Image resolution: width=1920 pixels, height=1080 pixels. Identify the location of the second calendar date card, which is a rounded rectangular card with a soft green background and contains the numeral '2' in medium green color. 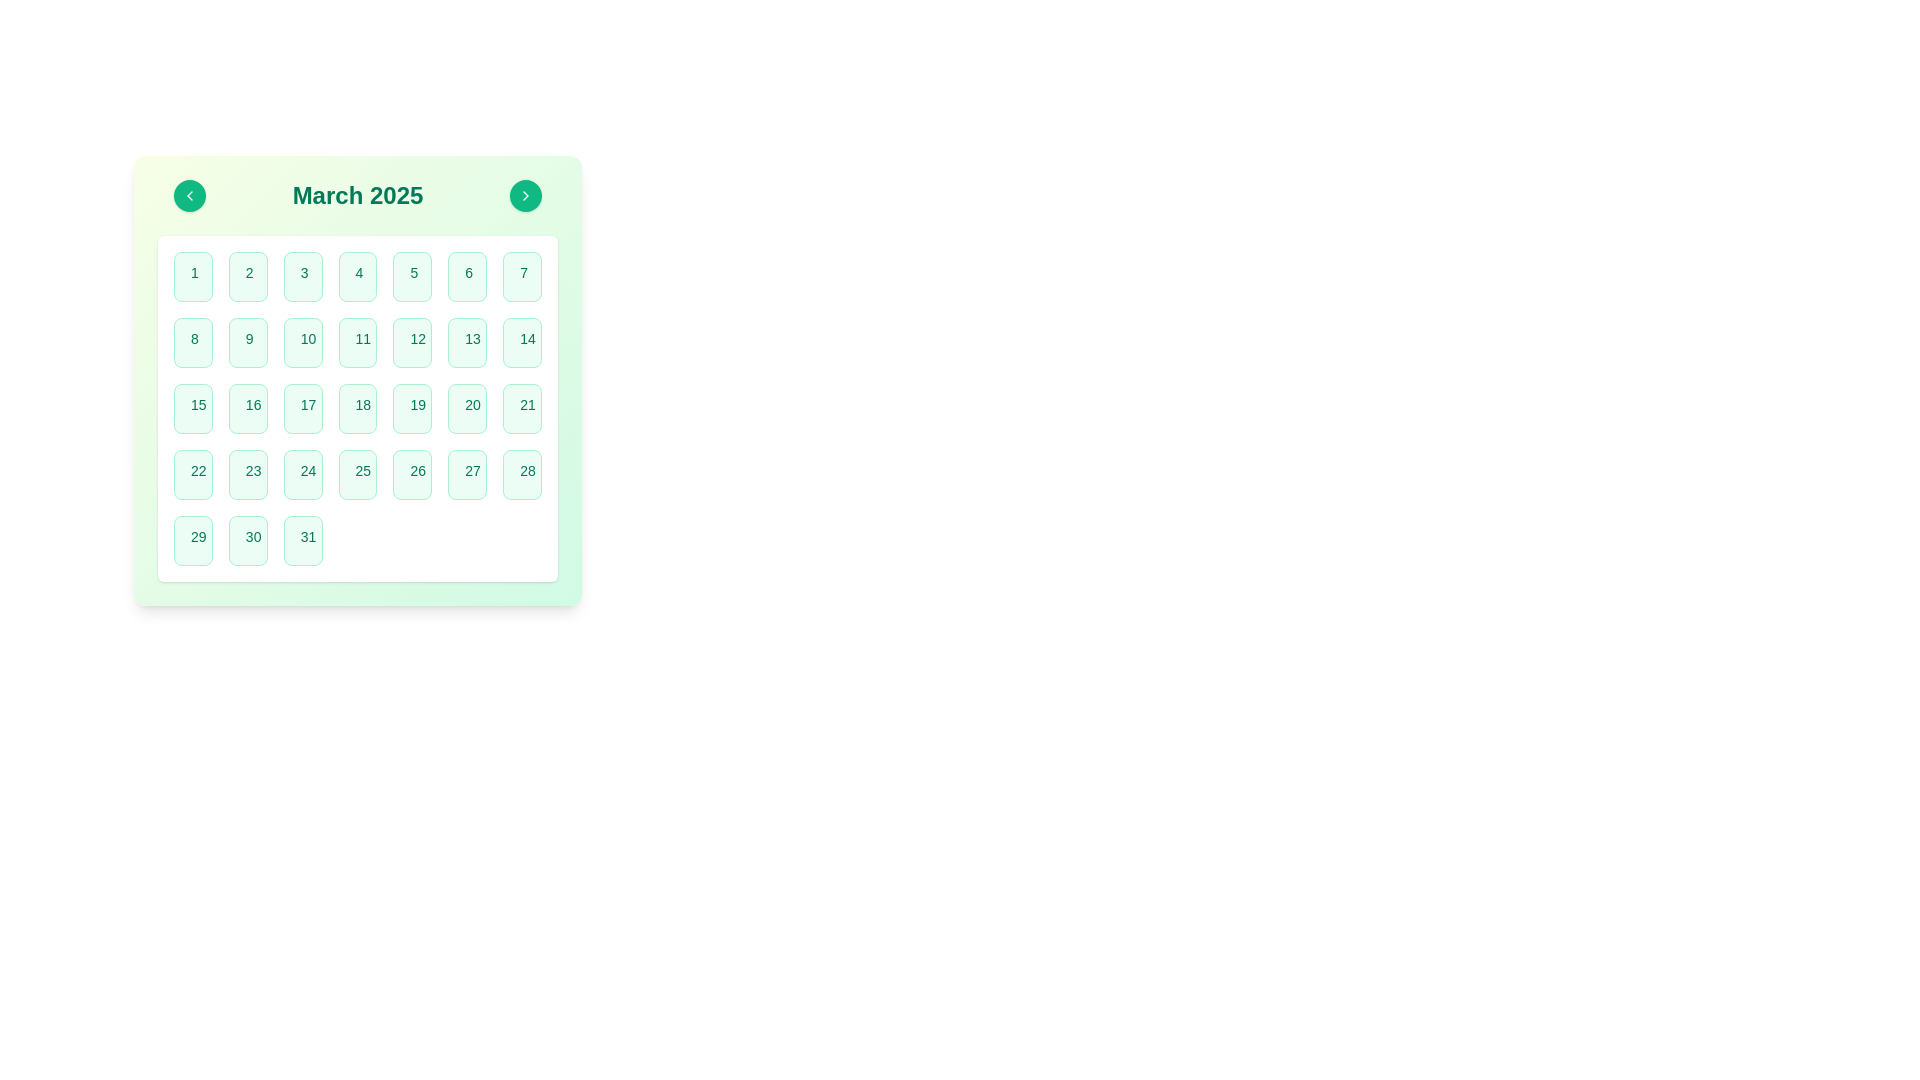
(247, 277).